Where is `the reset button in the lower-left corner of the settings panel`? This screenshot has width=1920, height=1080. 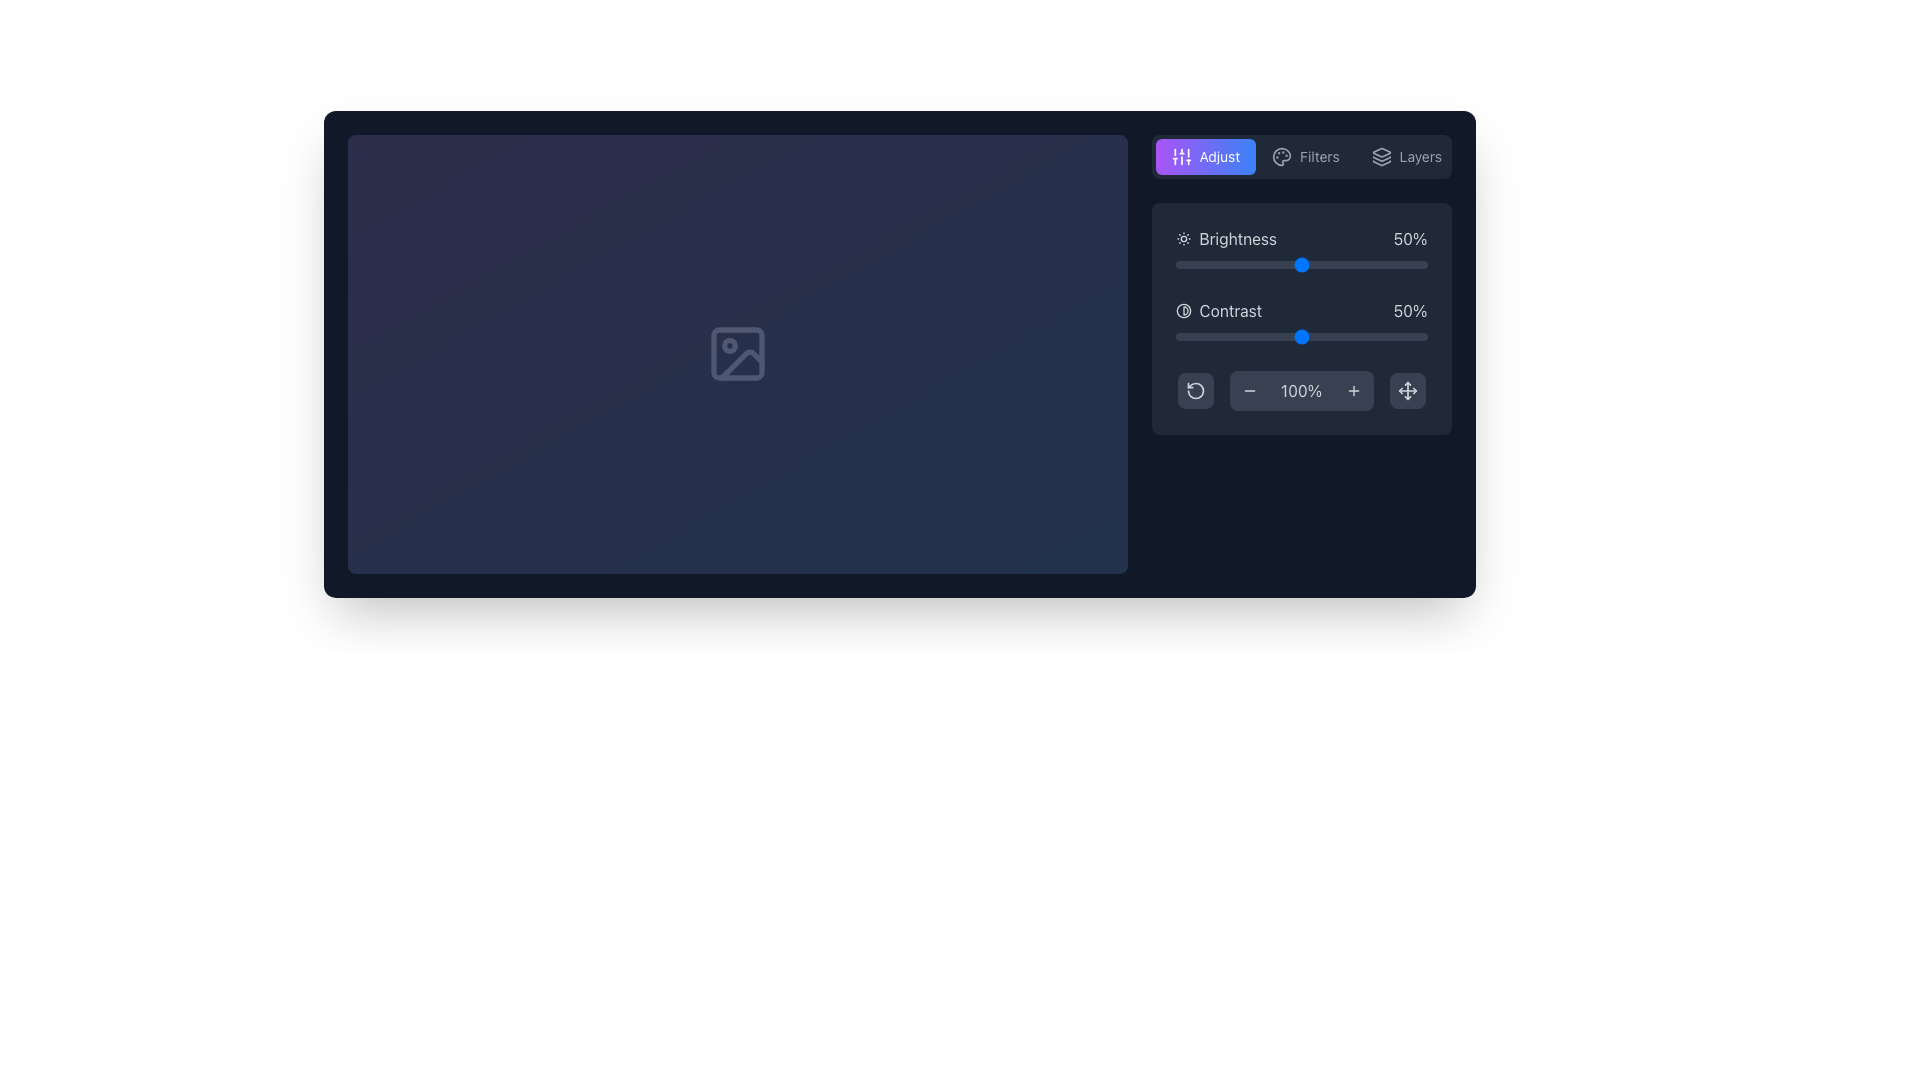 the reset button in the lower-left corner of the settings panel is located at coordinates (1195, 390).